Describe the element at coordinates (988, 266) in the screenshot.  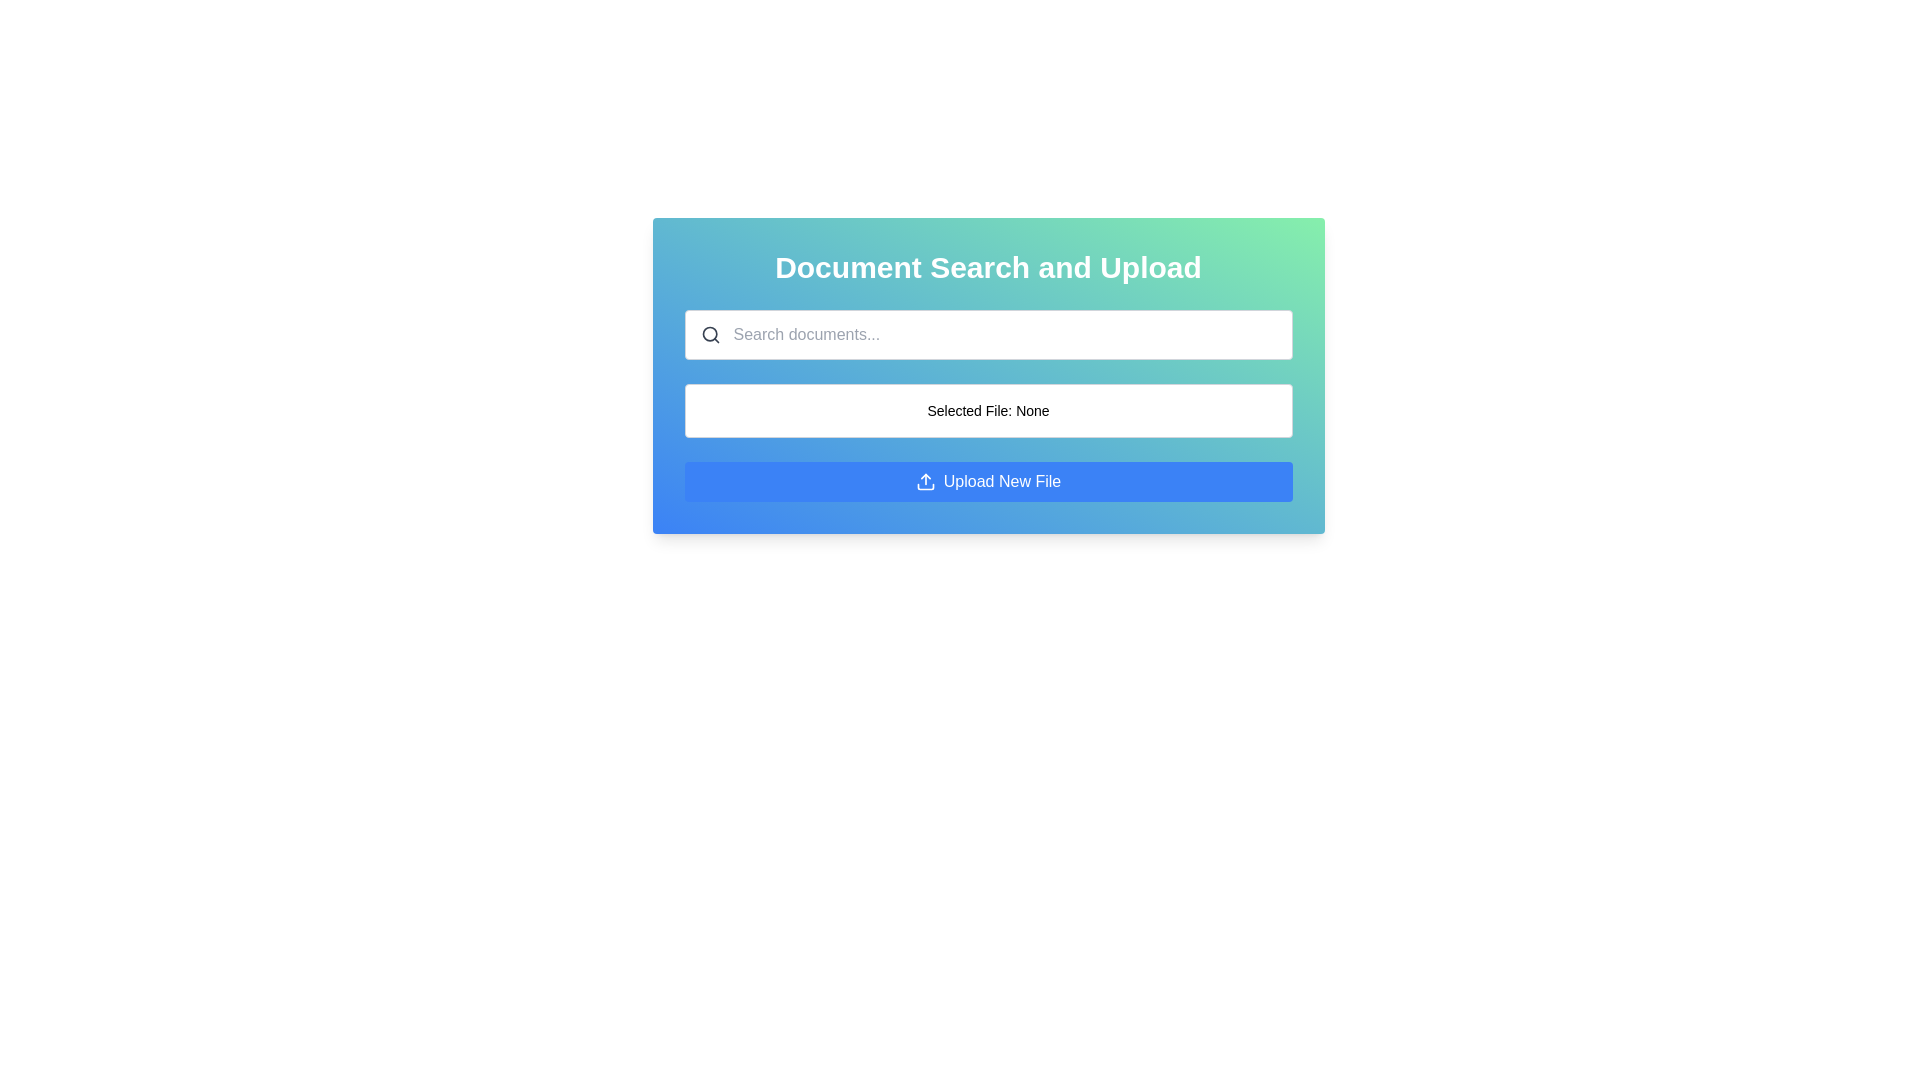
I see `the Header text element that serves as the title for the section, positioned at the uppermost part of a rounded-corner box with a gradient background` at that location.